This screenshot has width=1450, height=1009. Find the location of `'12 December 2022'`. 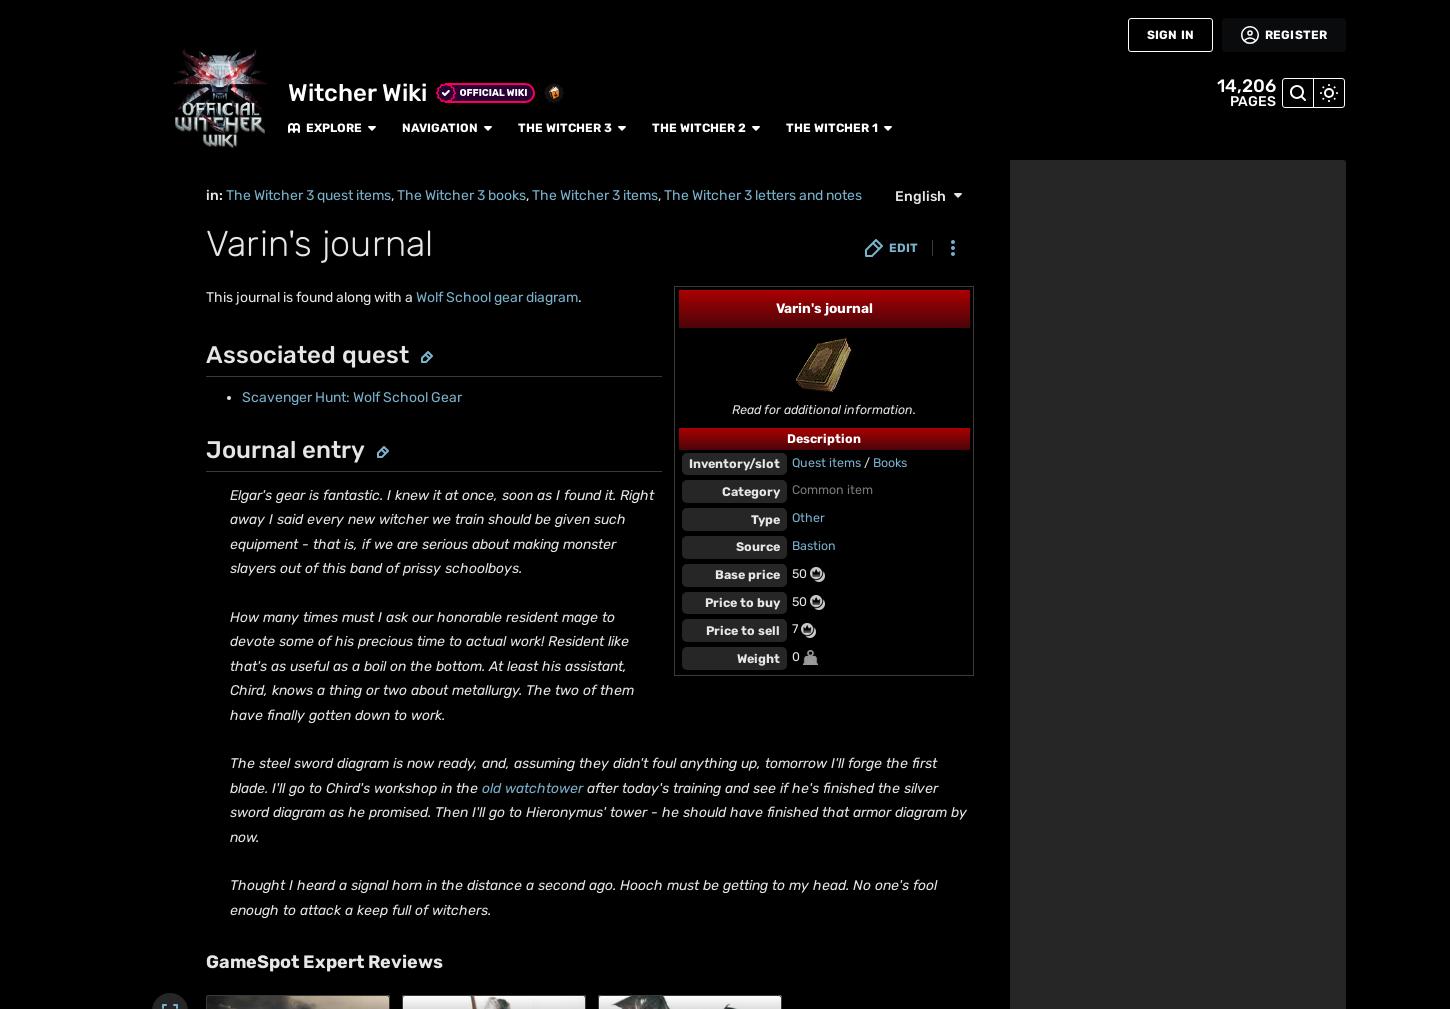

'12 December 2022' is located at coordinates (254, 130).